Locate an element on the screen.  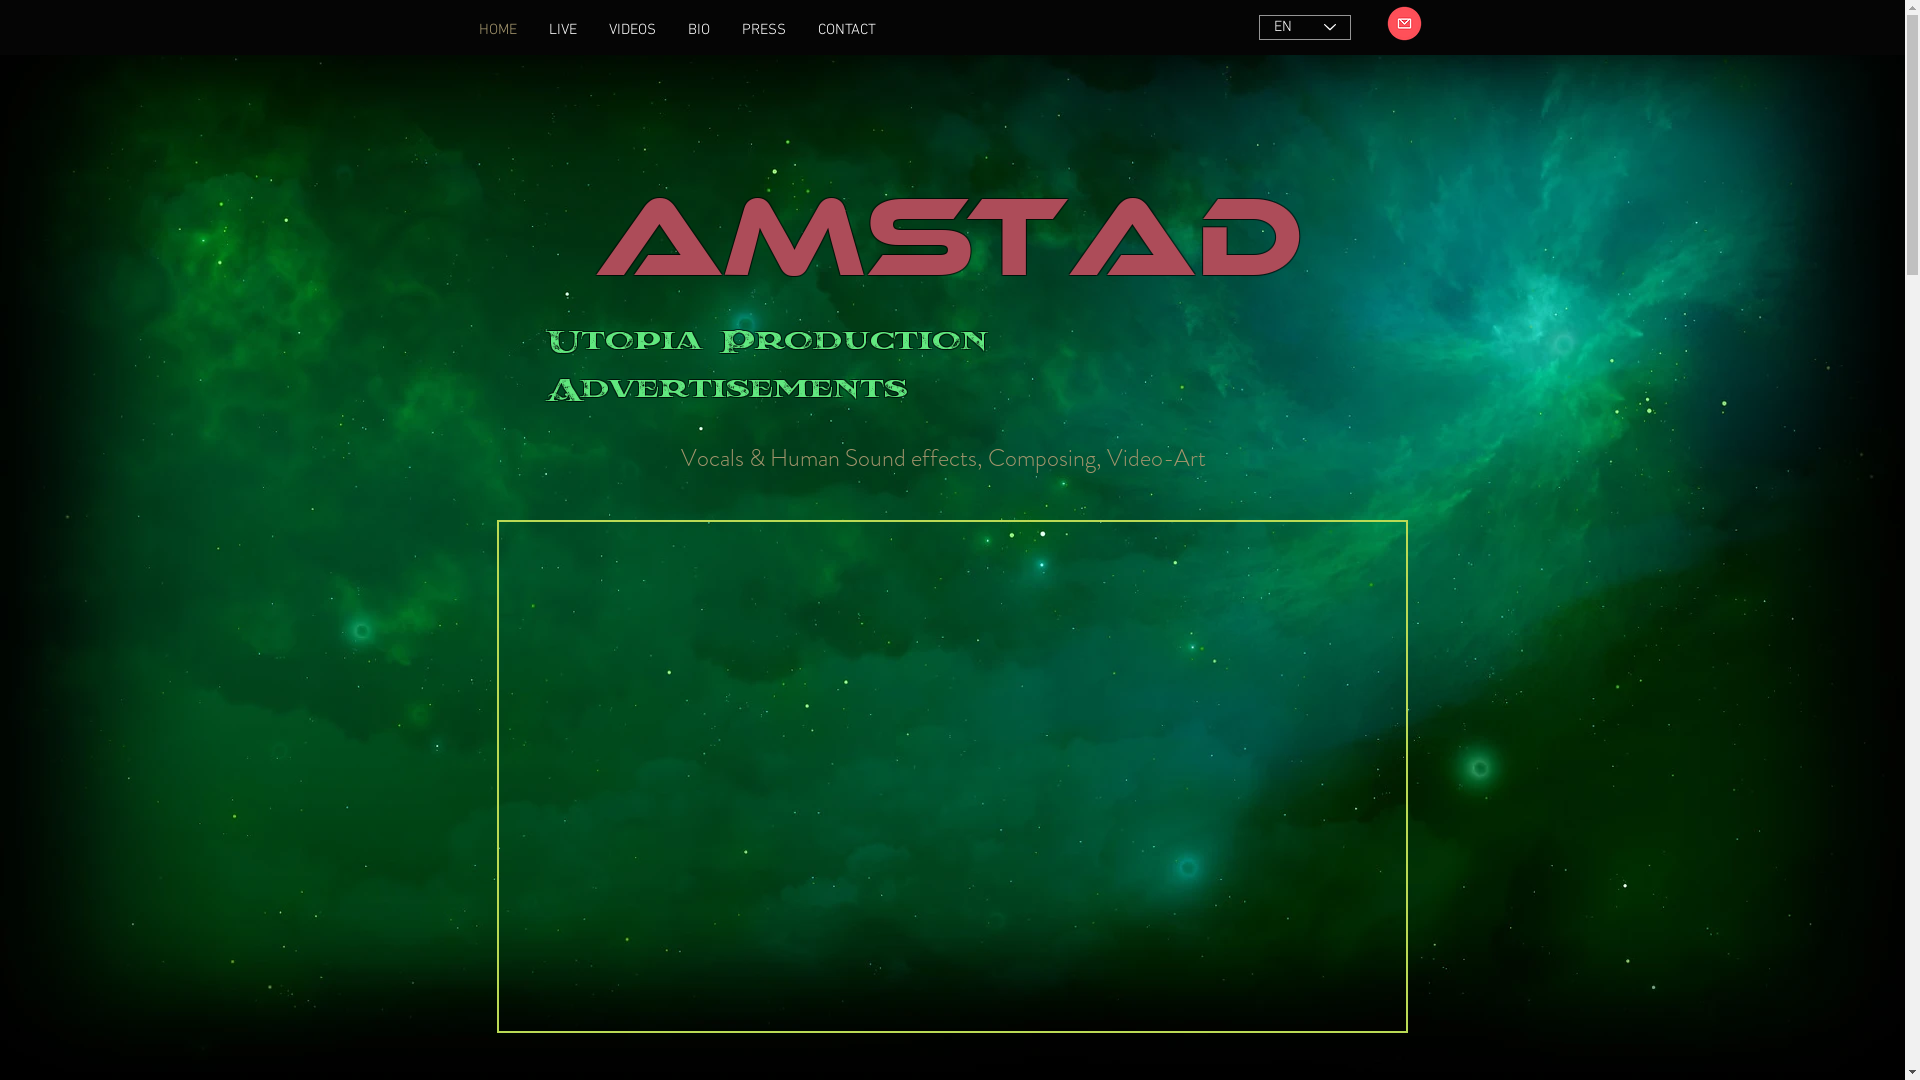
'CONTACT' is located at coordinates (846, 30).